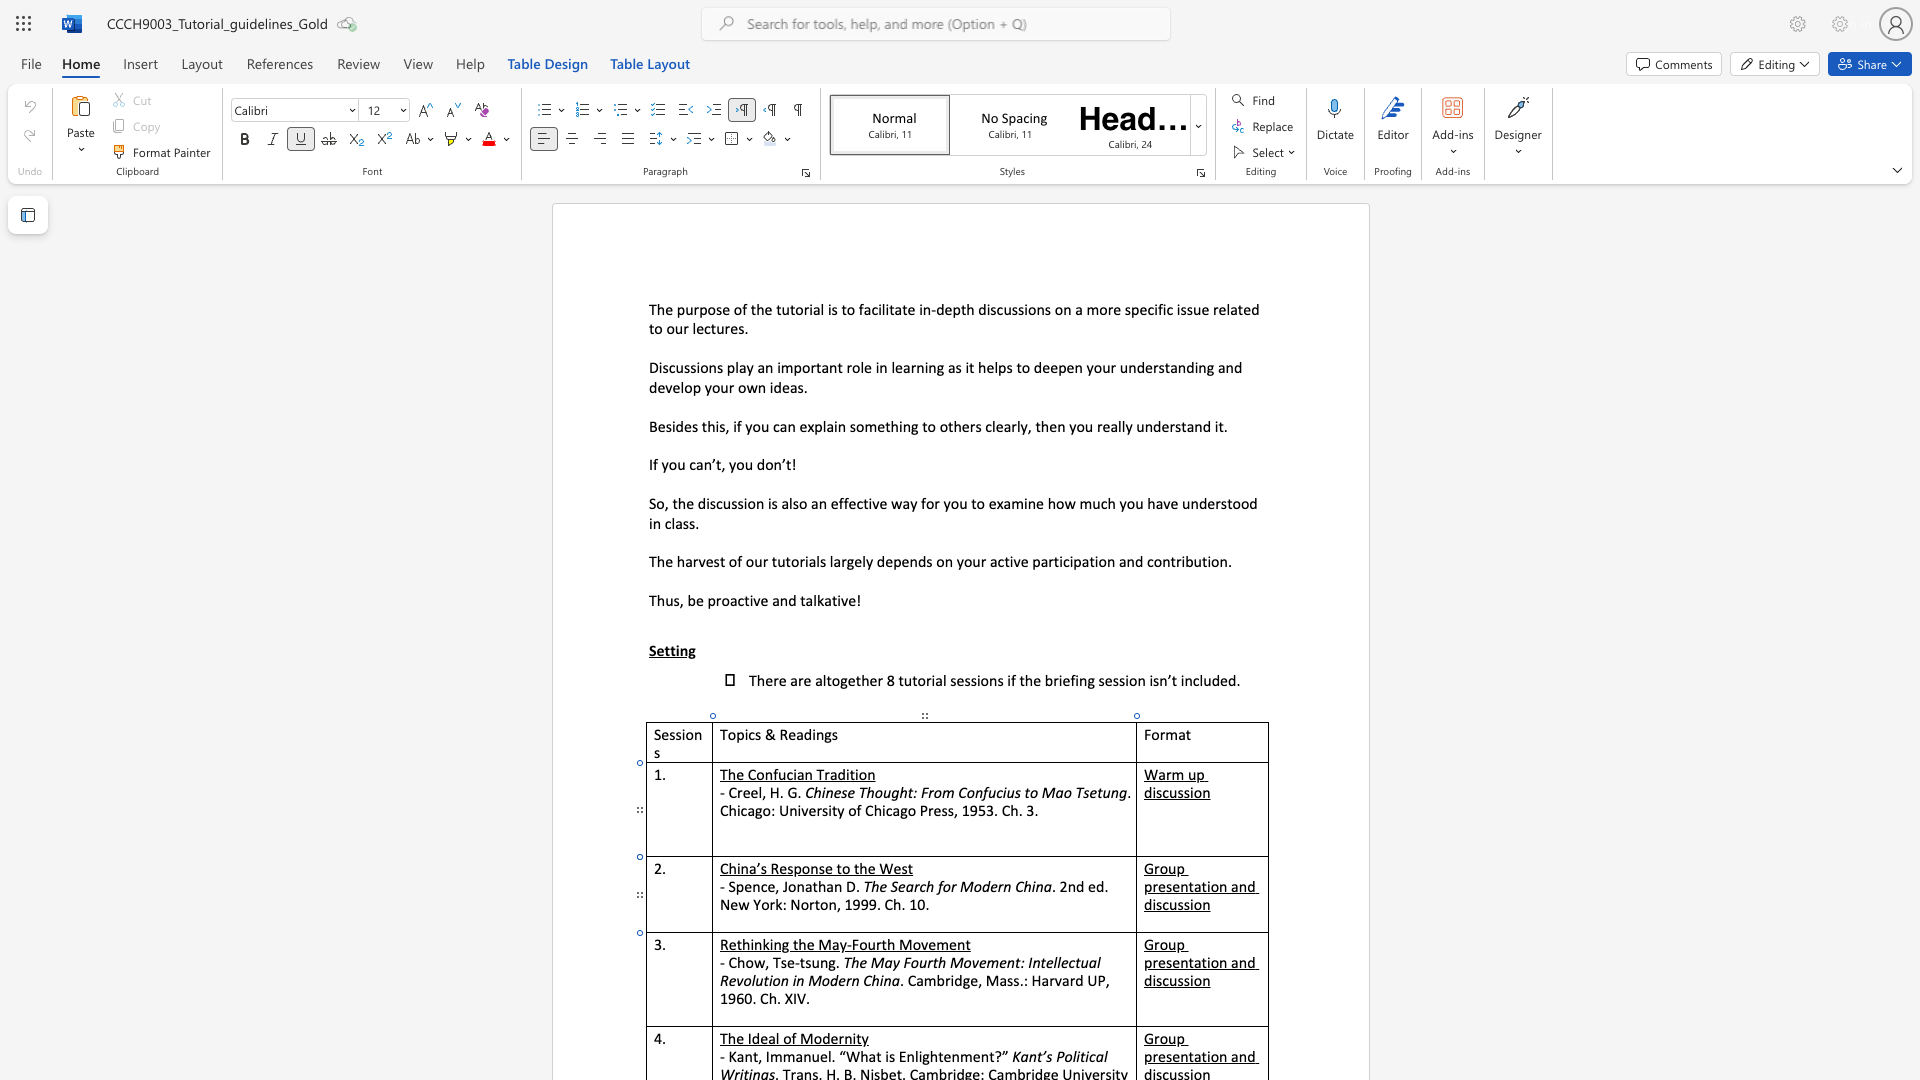  I want to click on the space between the continuous character "r" and "c" in the text, so click(918, 885).